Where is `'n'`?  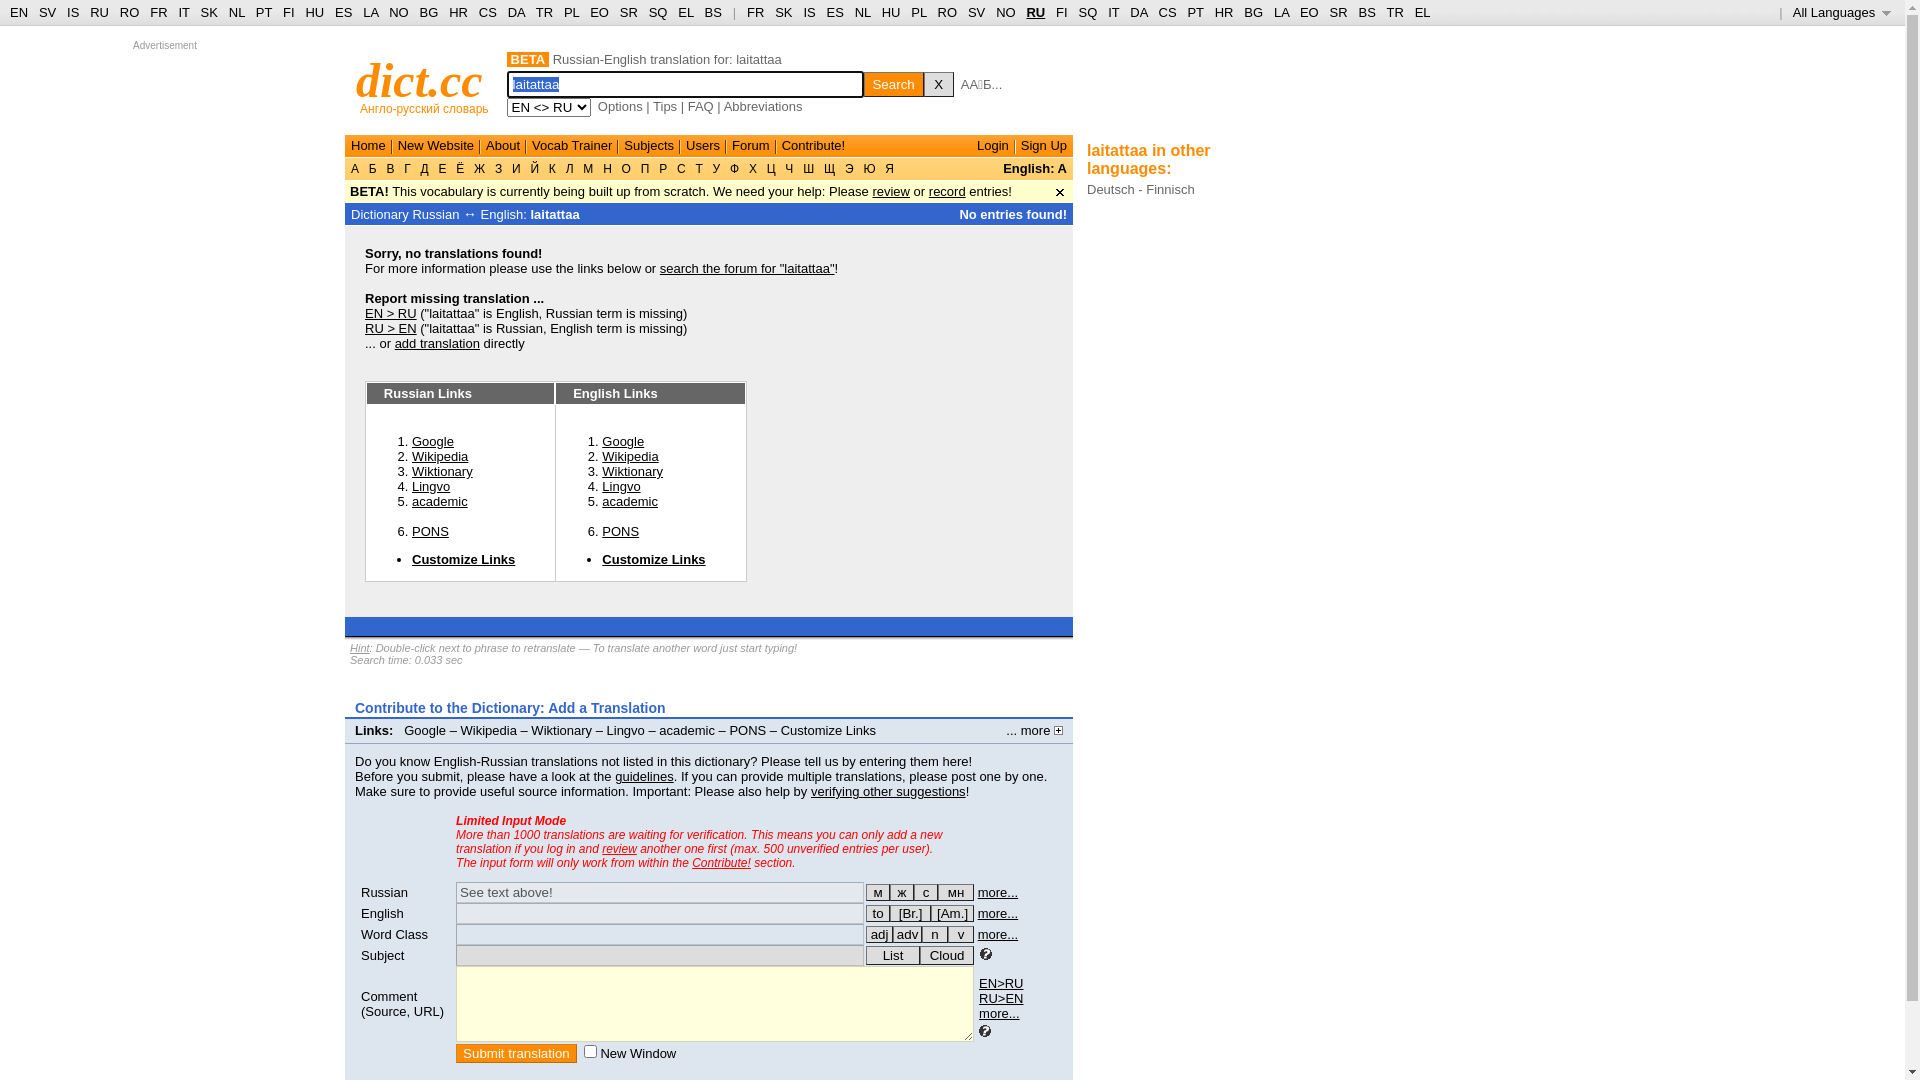
'n' is located at coordinates (934, 934).